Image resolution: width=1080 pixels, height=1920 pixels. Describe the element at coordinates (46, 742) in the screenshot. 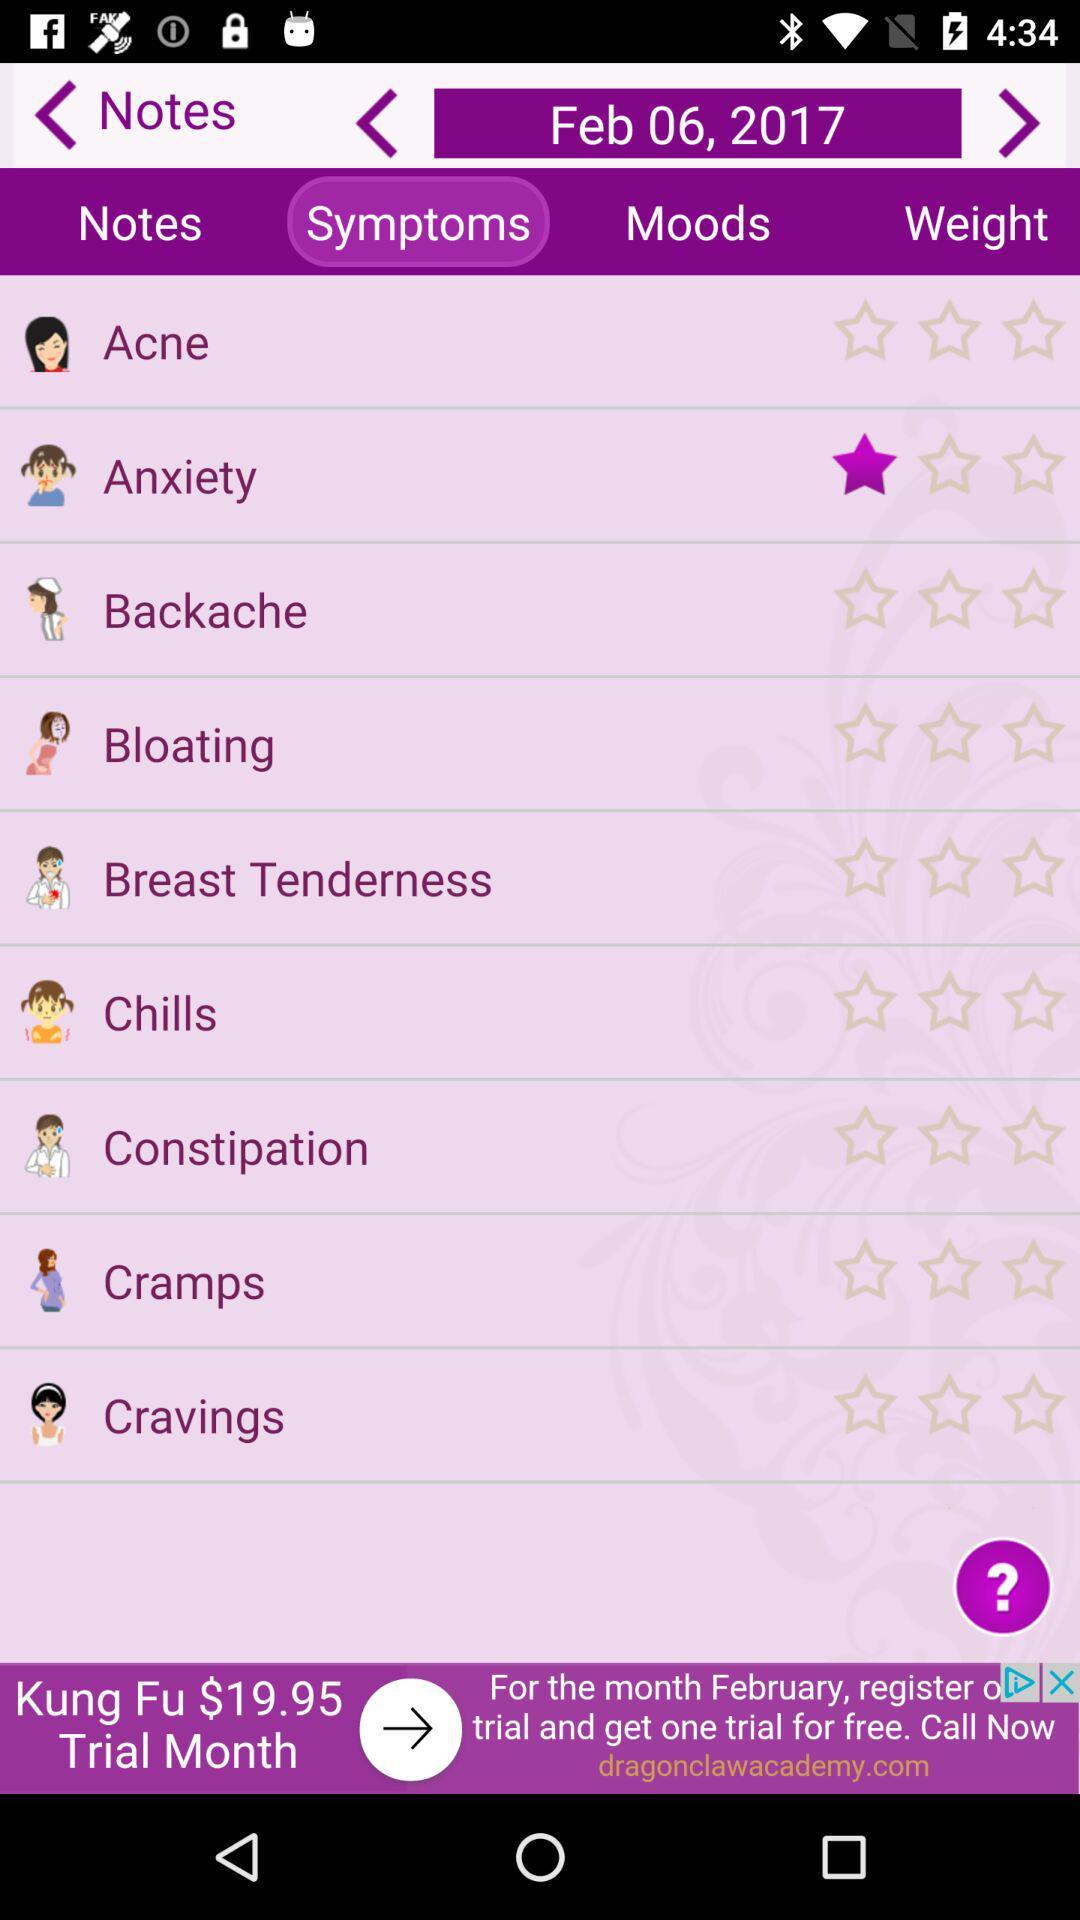

I see `icone picture` at that location.